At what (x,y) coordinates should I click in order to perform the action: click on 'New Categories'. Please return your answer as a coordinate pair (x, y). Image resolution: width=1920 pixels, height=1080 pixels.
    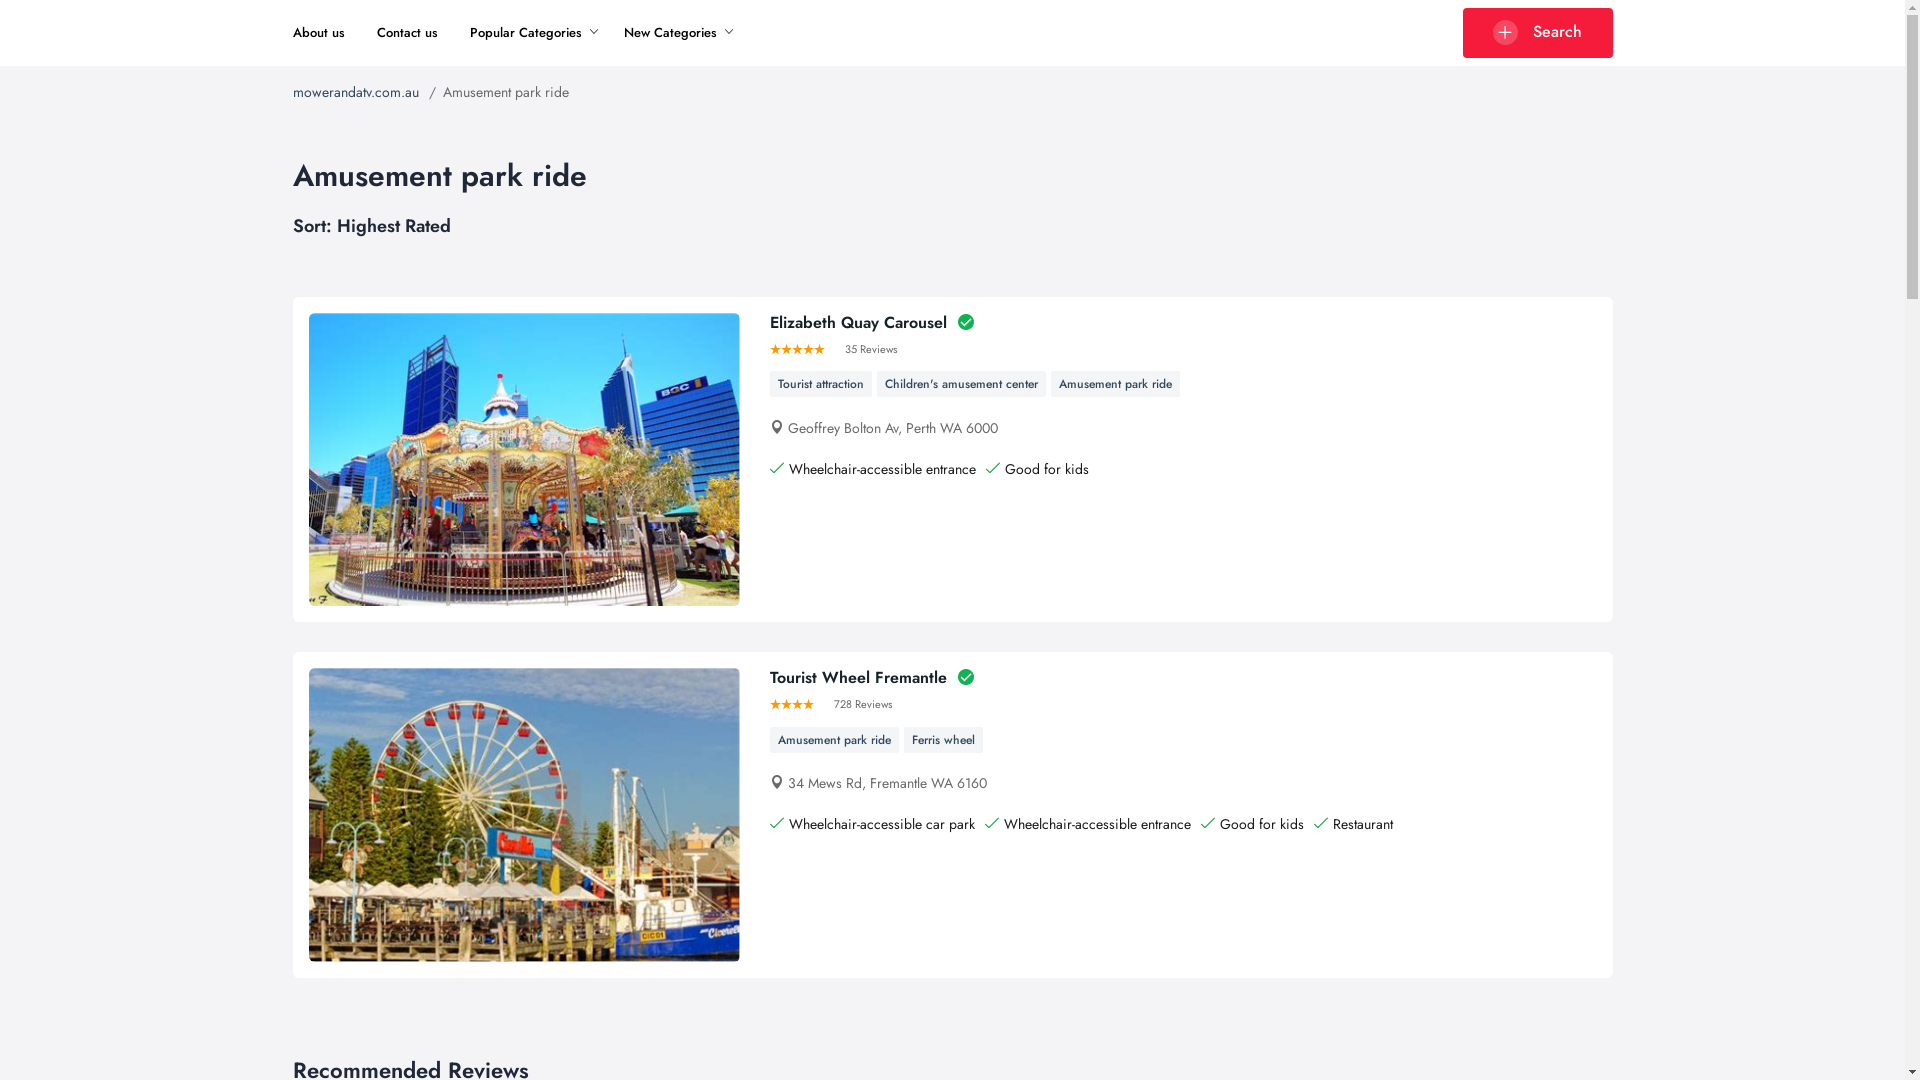
    Looking at the image, I should click on (623, 32).